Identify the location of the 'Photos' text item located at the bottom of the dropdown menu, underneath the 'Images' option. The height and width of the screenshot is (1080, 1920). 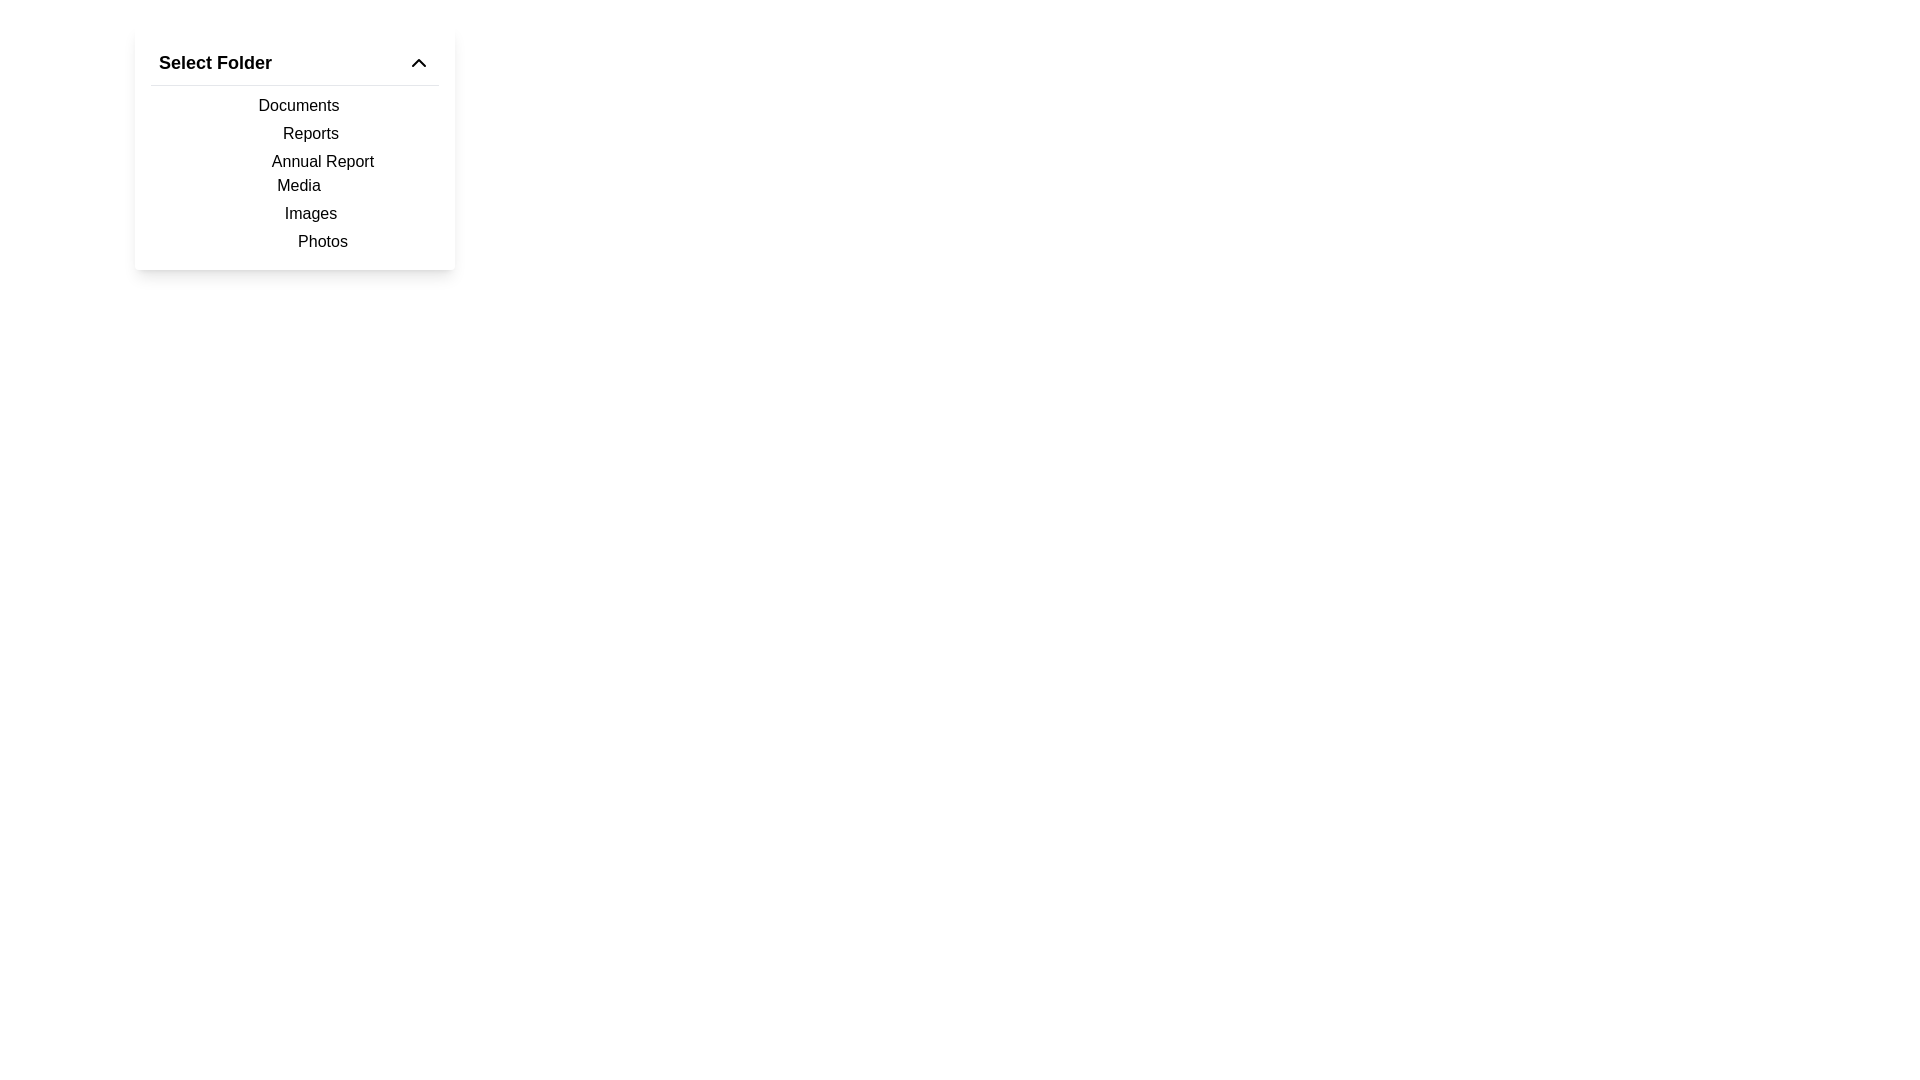
(317, 241).